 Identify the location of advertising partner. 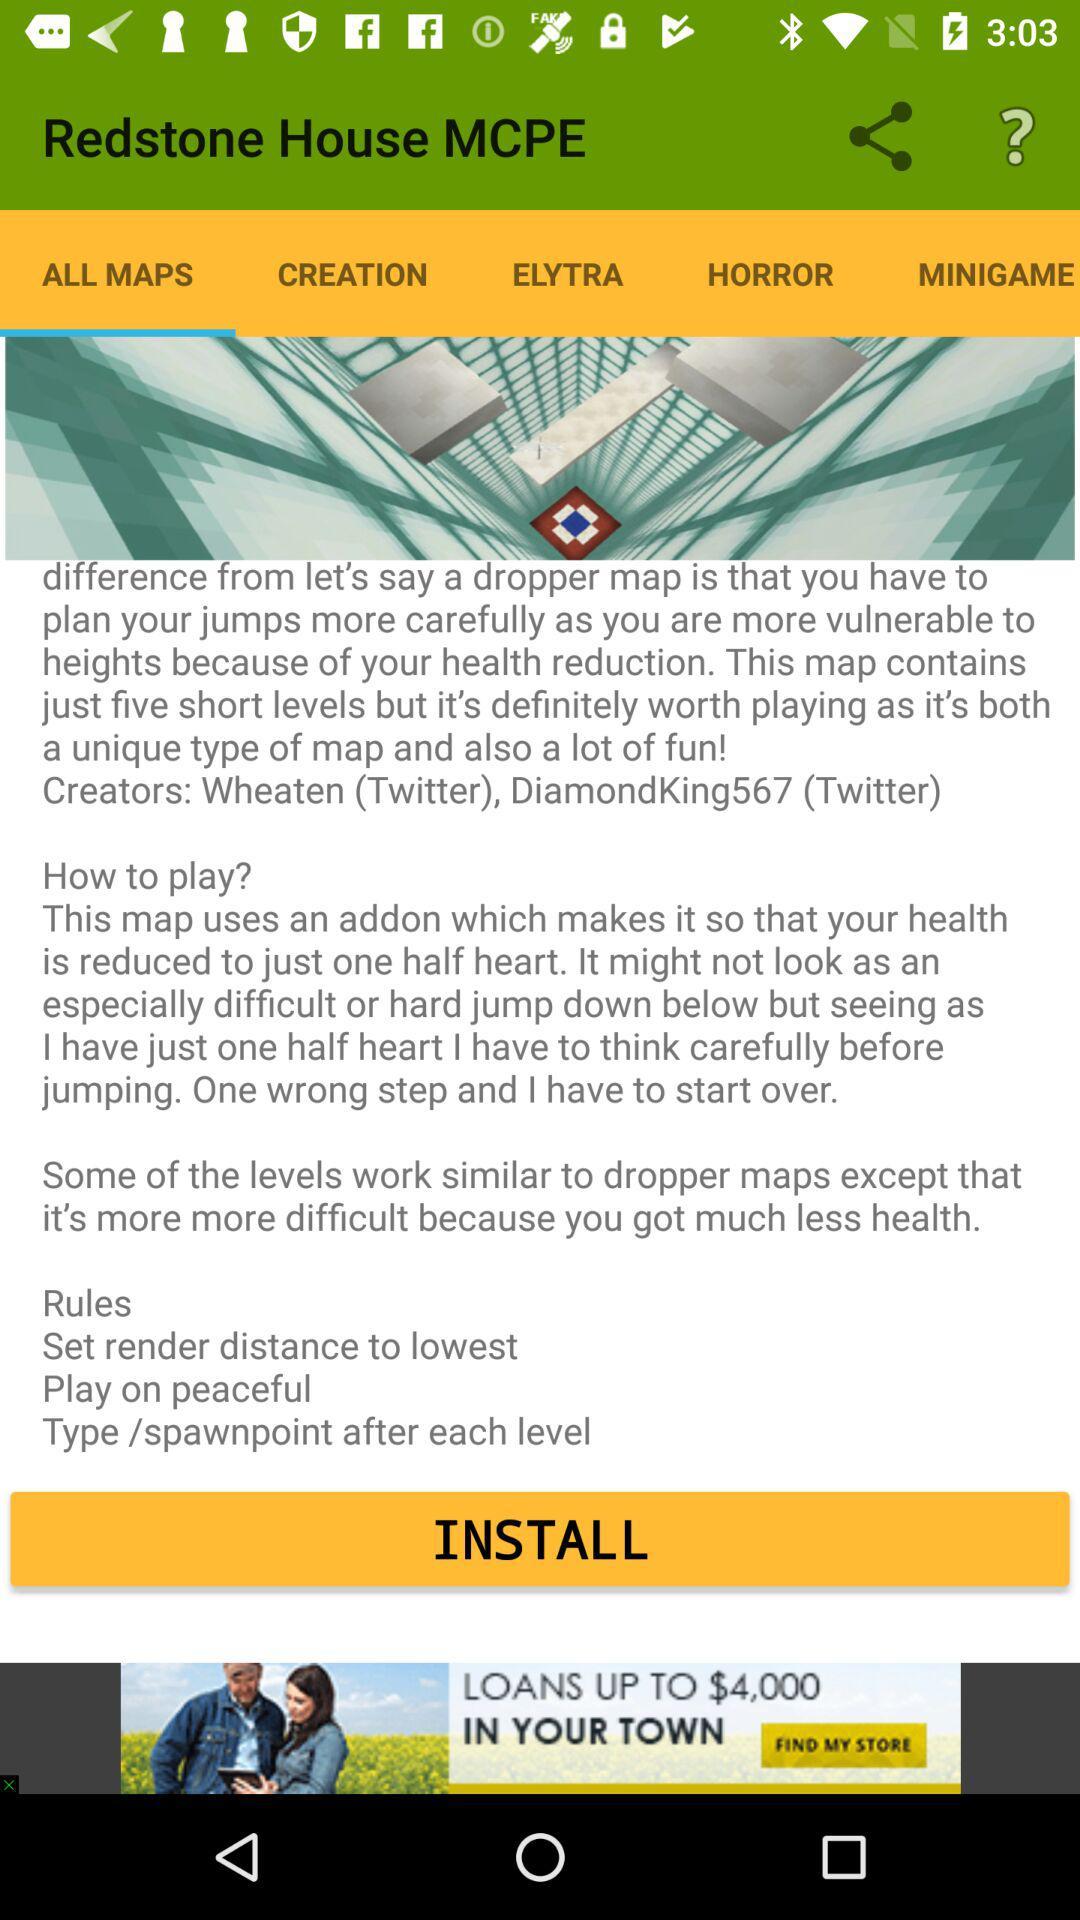
(540, 1727).